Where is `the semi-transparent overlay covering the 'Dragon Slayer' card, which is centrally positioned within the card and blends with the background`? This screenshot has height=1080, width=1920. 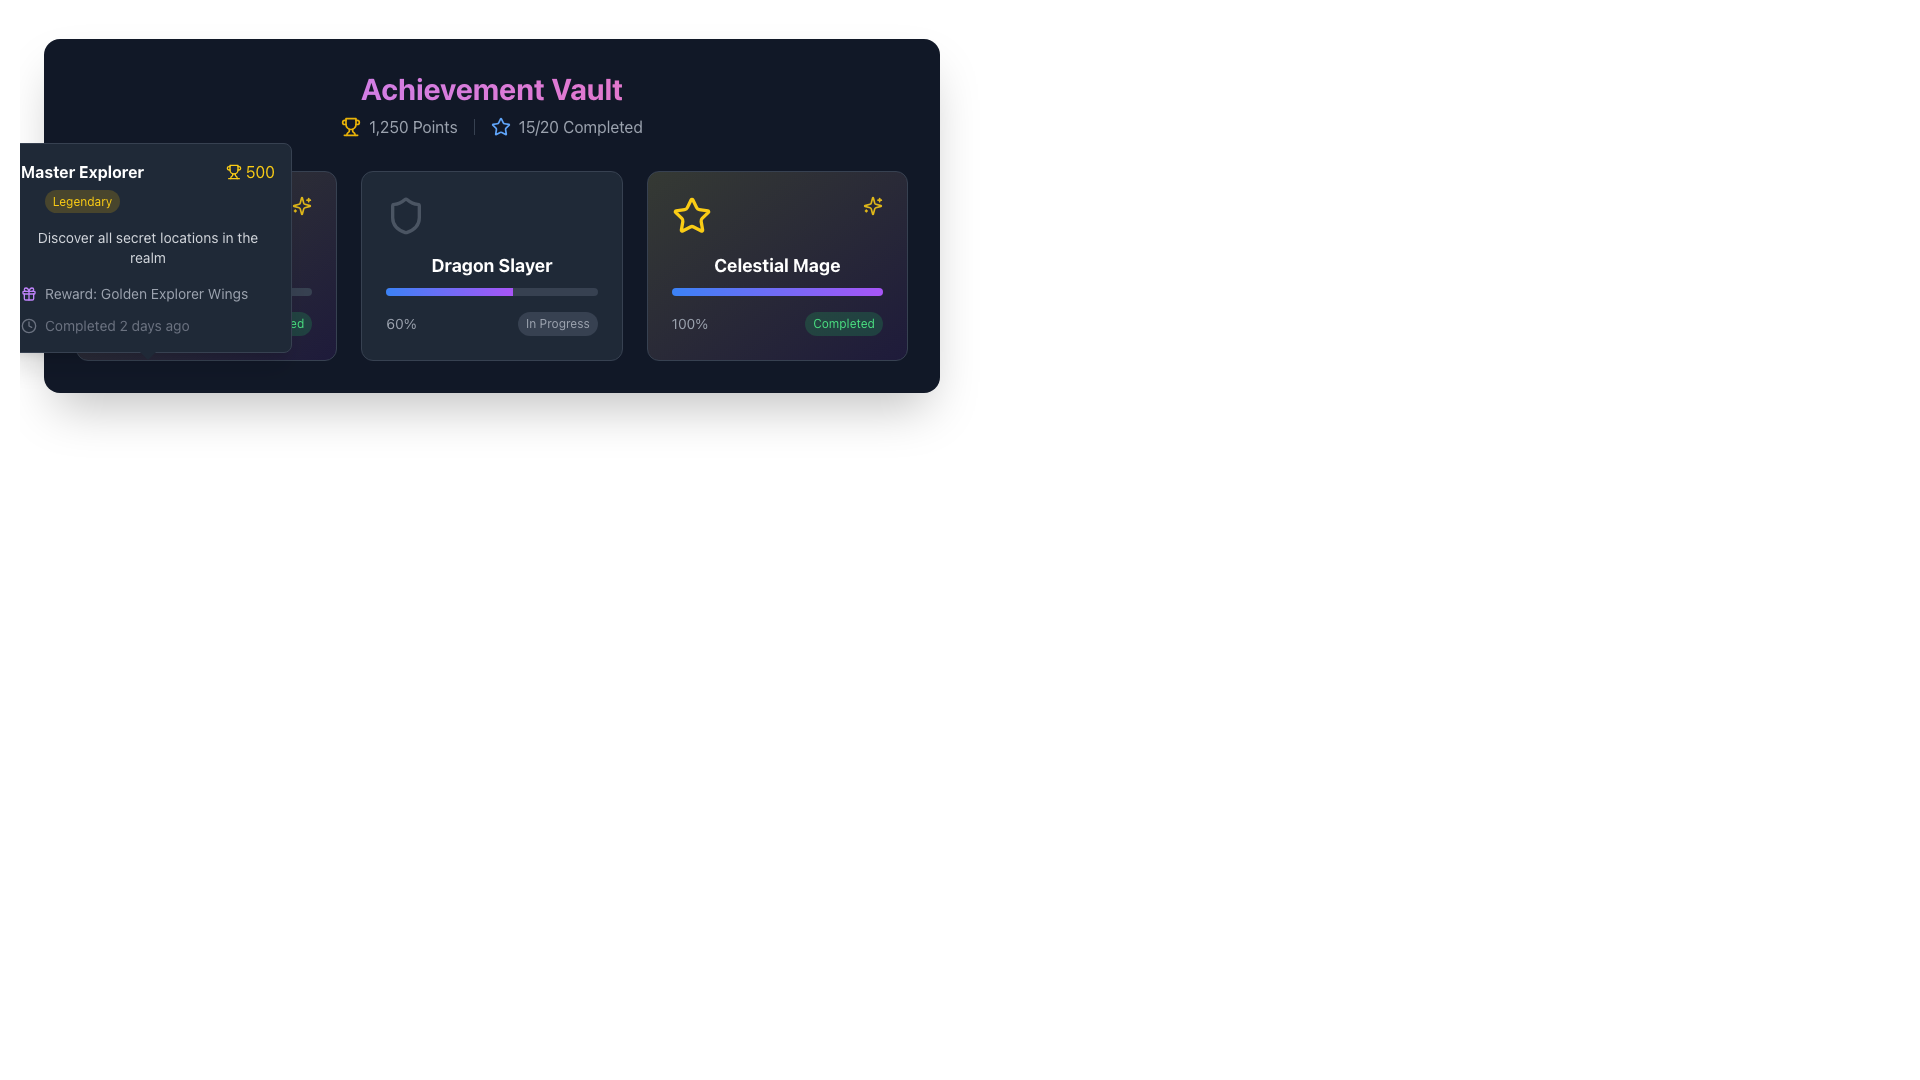 the semi-transparent overlay covering the 'Dragon Slayer' card, which is centrally positioned within the card and blends with the background is located at coordinates (491, 265).